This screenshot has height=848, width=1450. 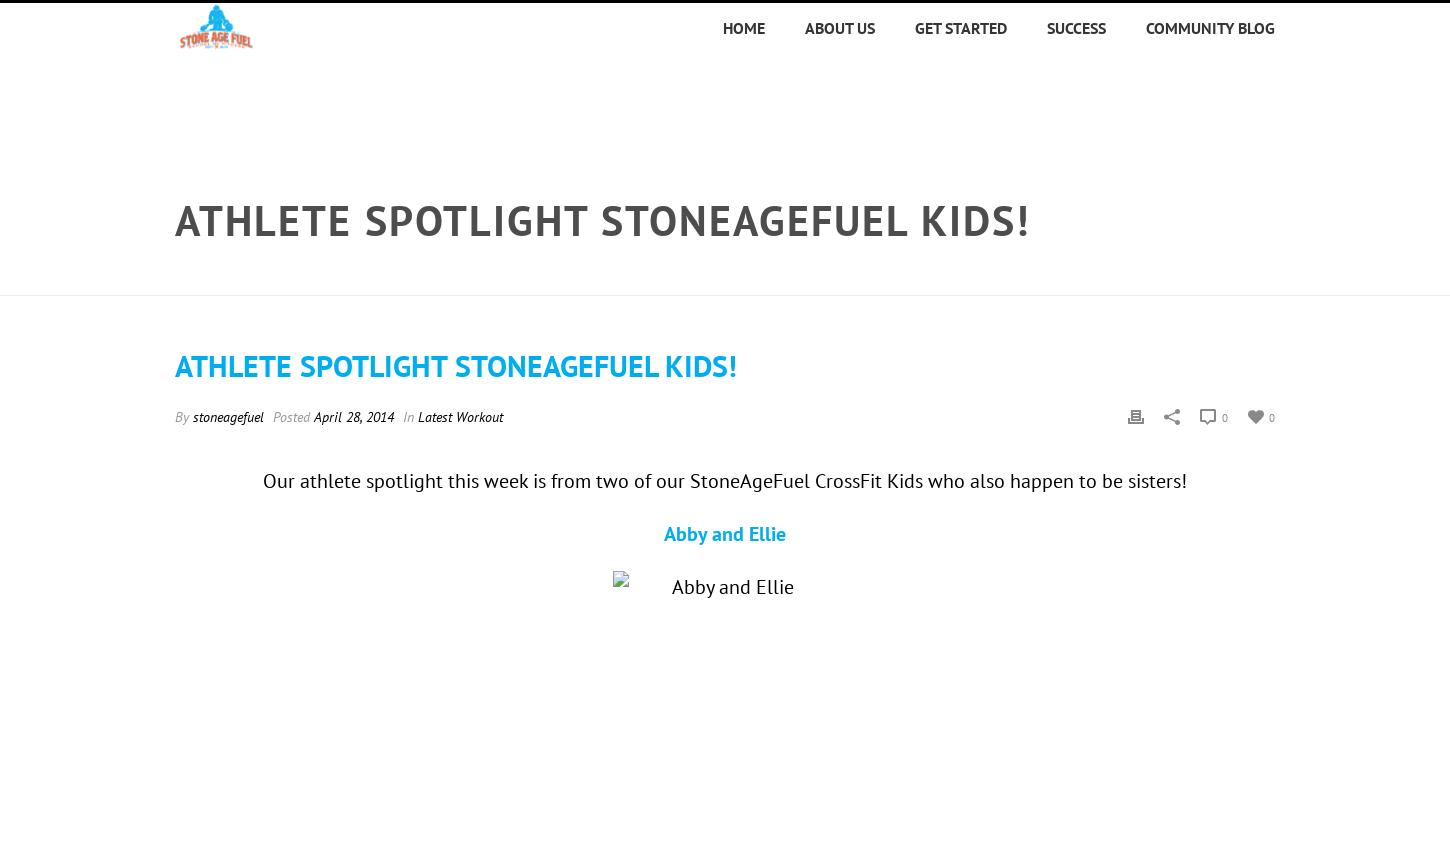 I want to click on 'Posted', so click(x=291, y=416).